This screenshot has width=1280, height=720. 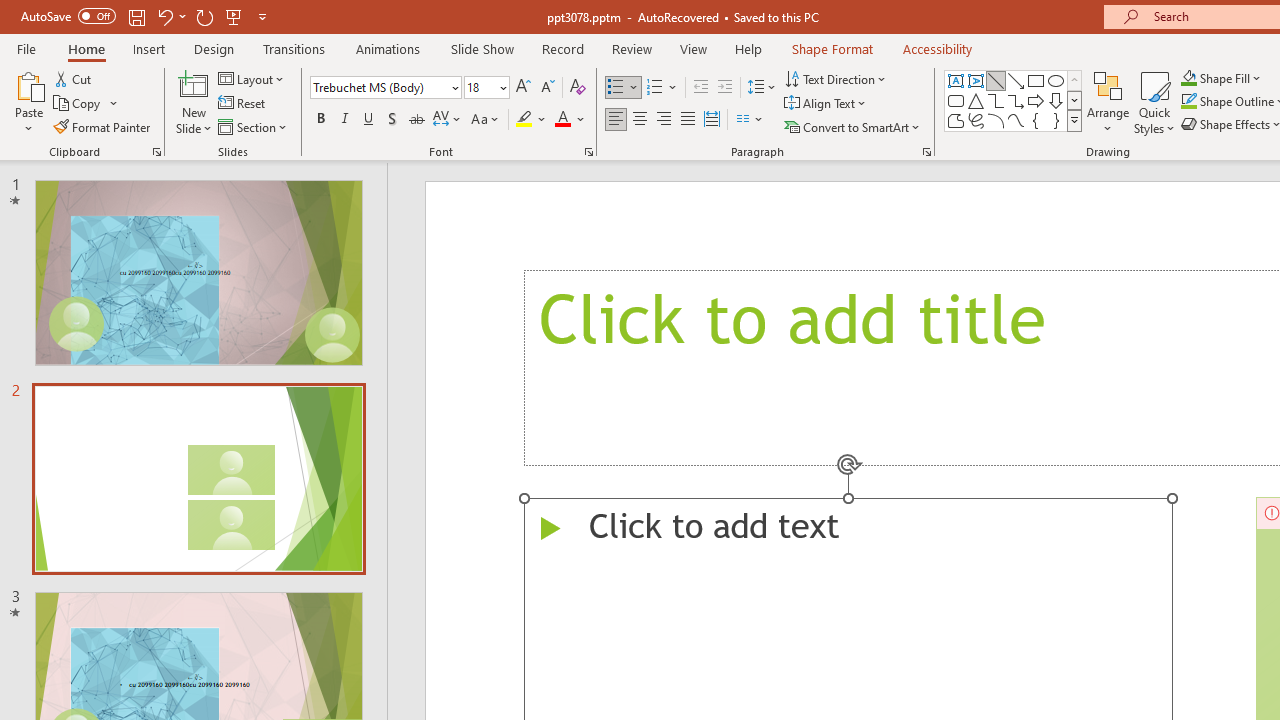 I want to click on 'Office Clipboard...', so click(x=155, y=150).